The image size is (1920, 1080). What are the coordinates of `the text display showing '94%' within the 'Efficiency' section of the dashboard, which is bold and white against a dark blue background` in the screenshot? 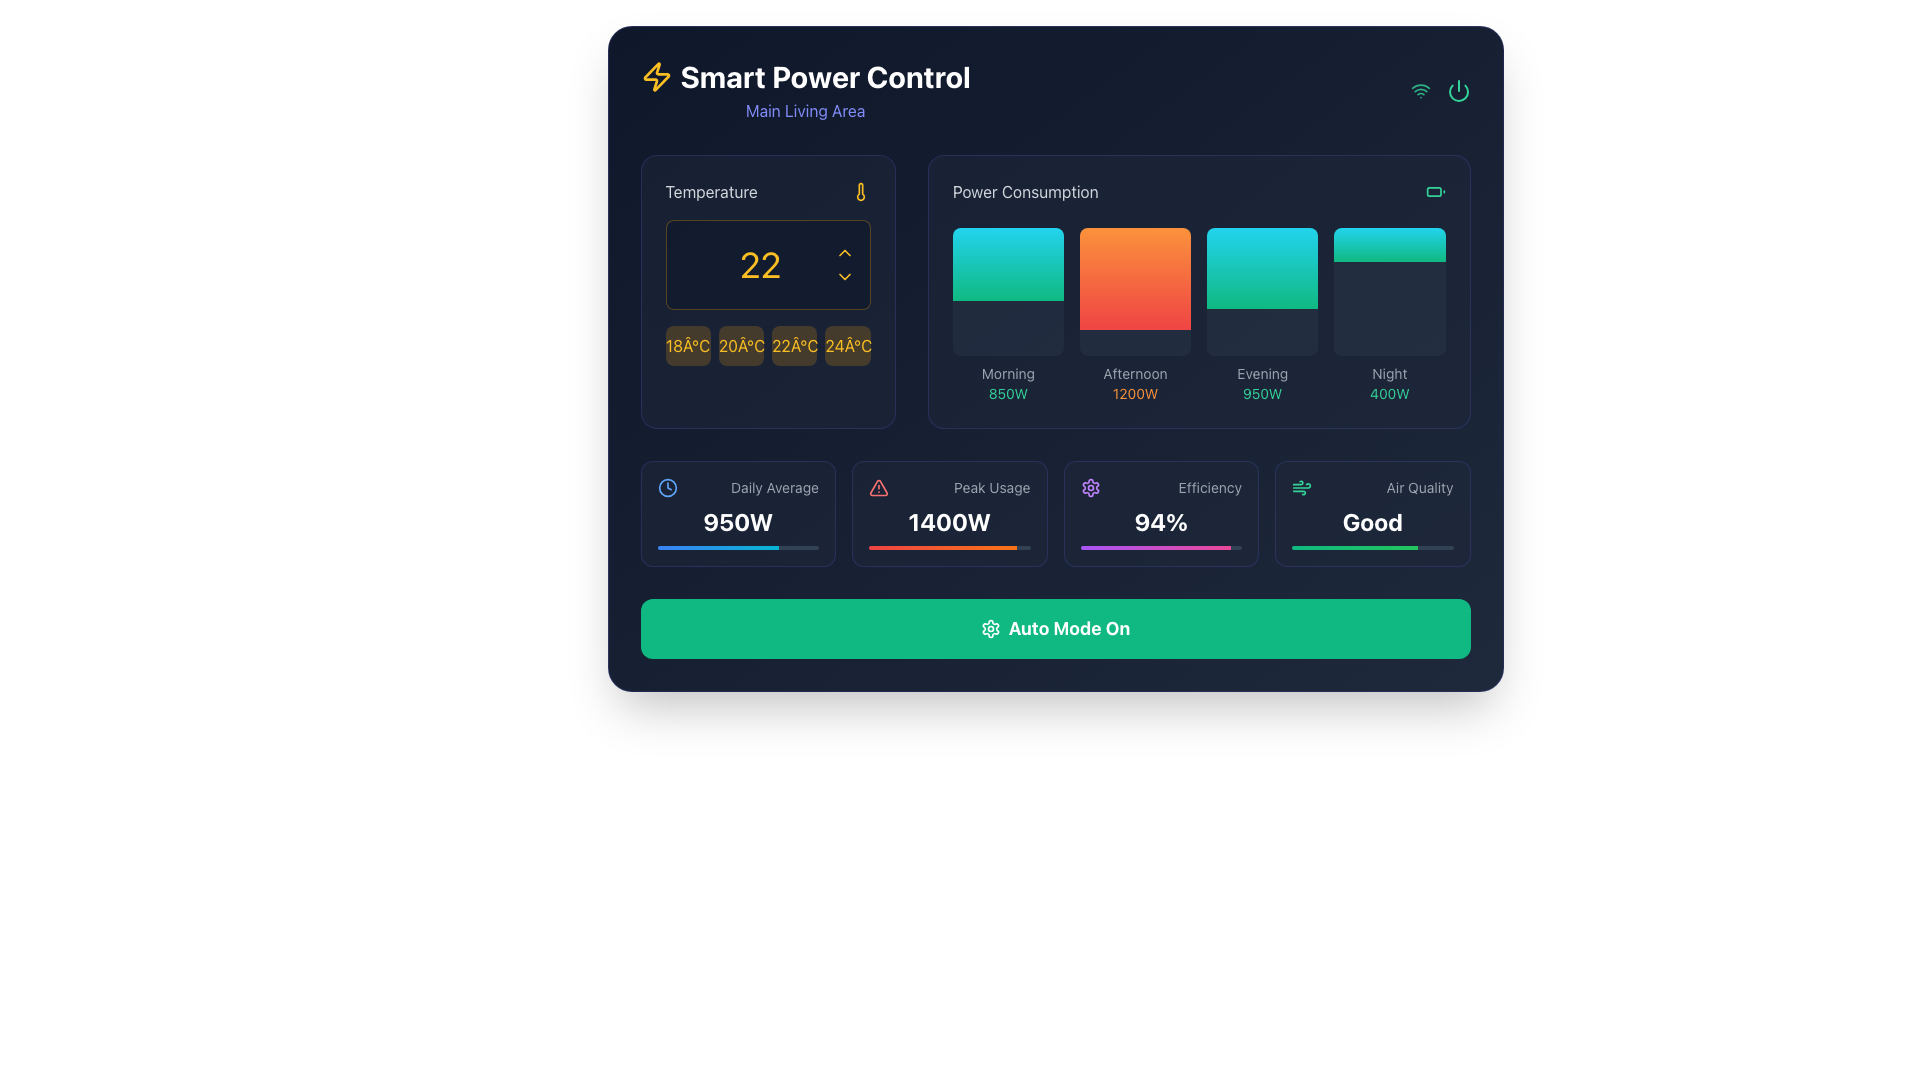 It's located at (1161, 520).